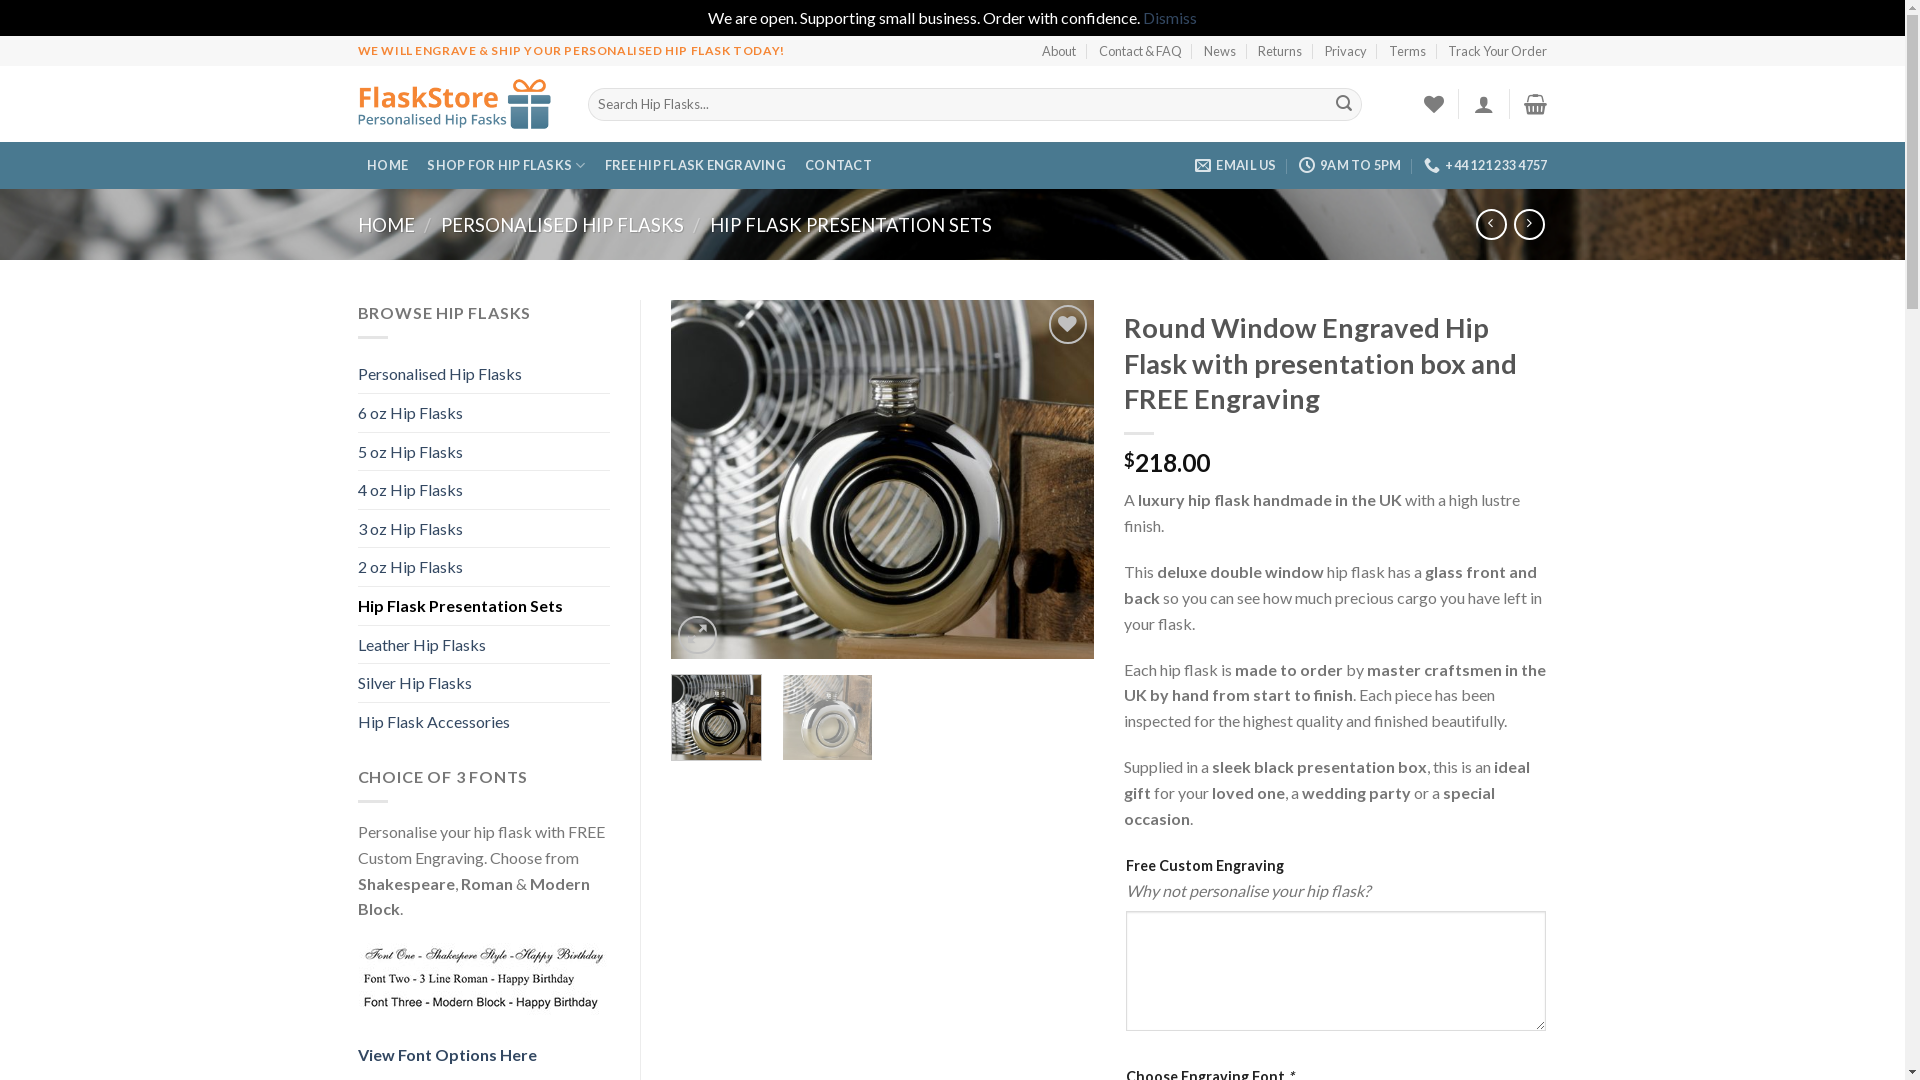 The width and height of the screenshot is (1920, 1080). I want to click on 'Basket', so click(1534, 104).